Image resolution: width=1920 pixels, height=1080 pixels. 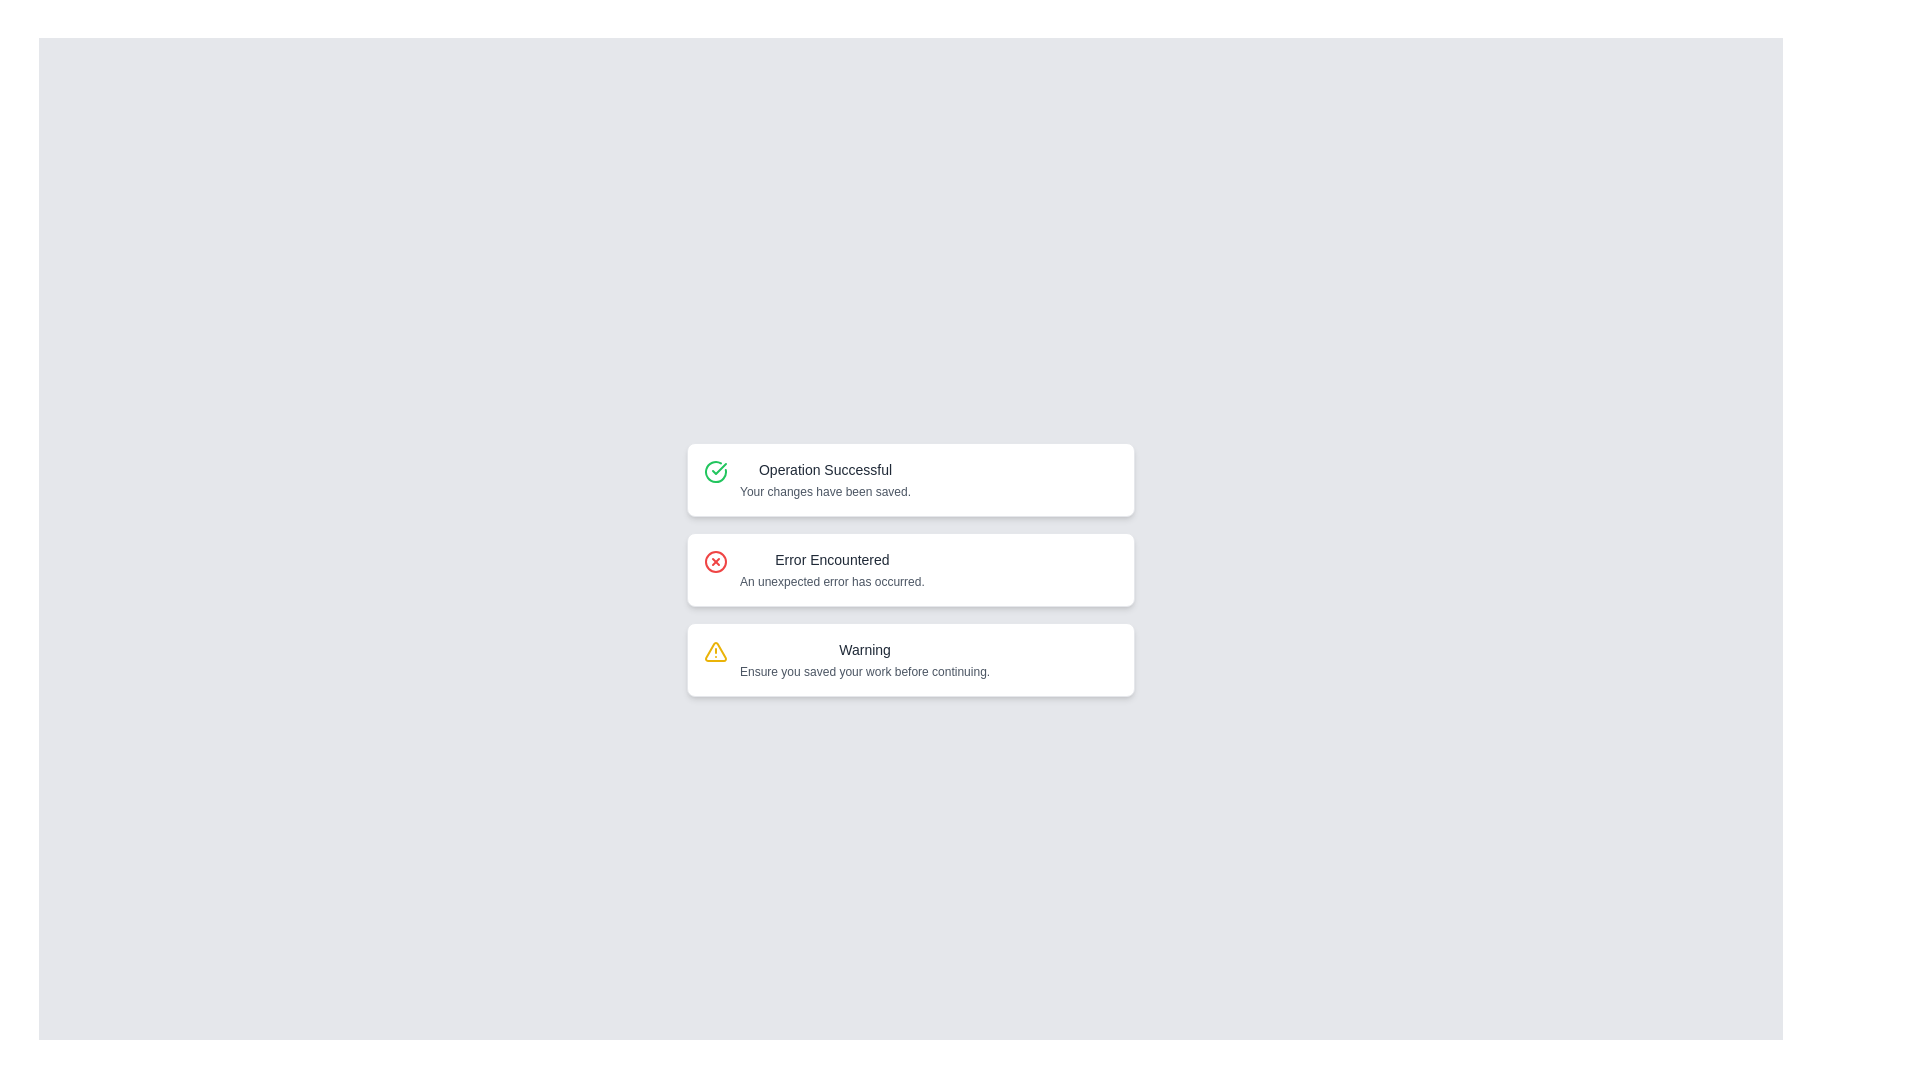 What do you see at coordinates (865, 650) in the screenshot?
I see `the warning message title text label, which serves as the heading for the warning message` at bounding box center [865, 650].